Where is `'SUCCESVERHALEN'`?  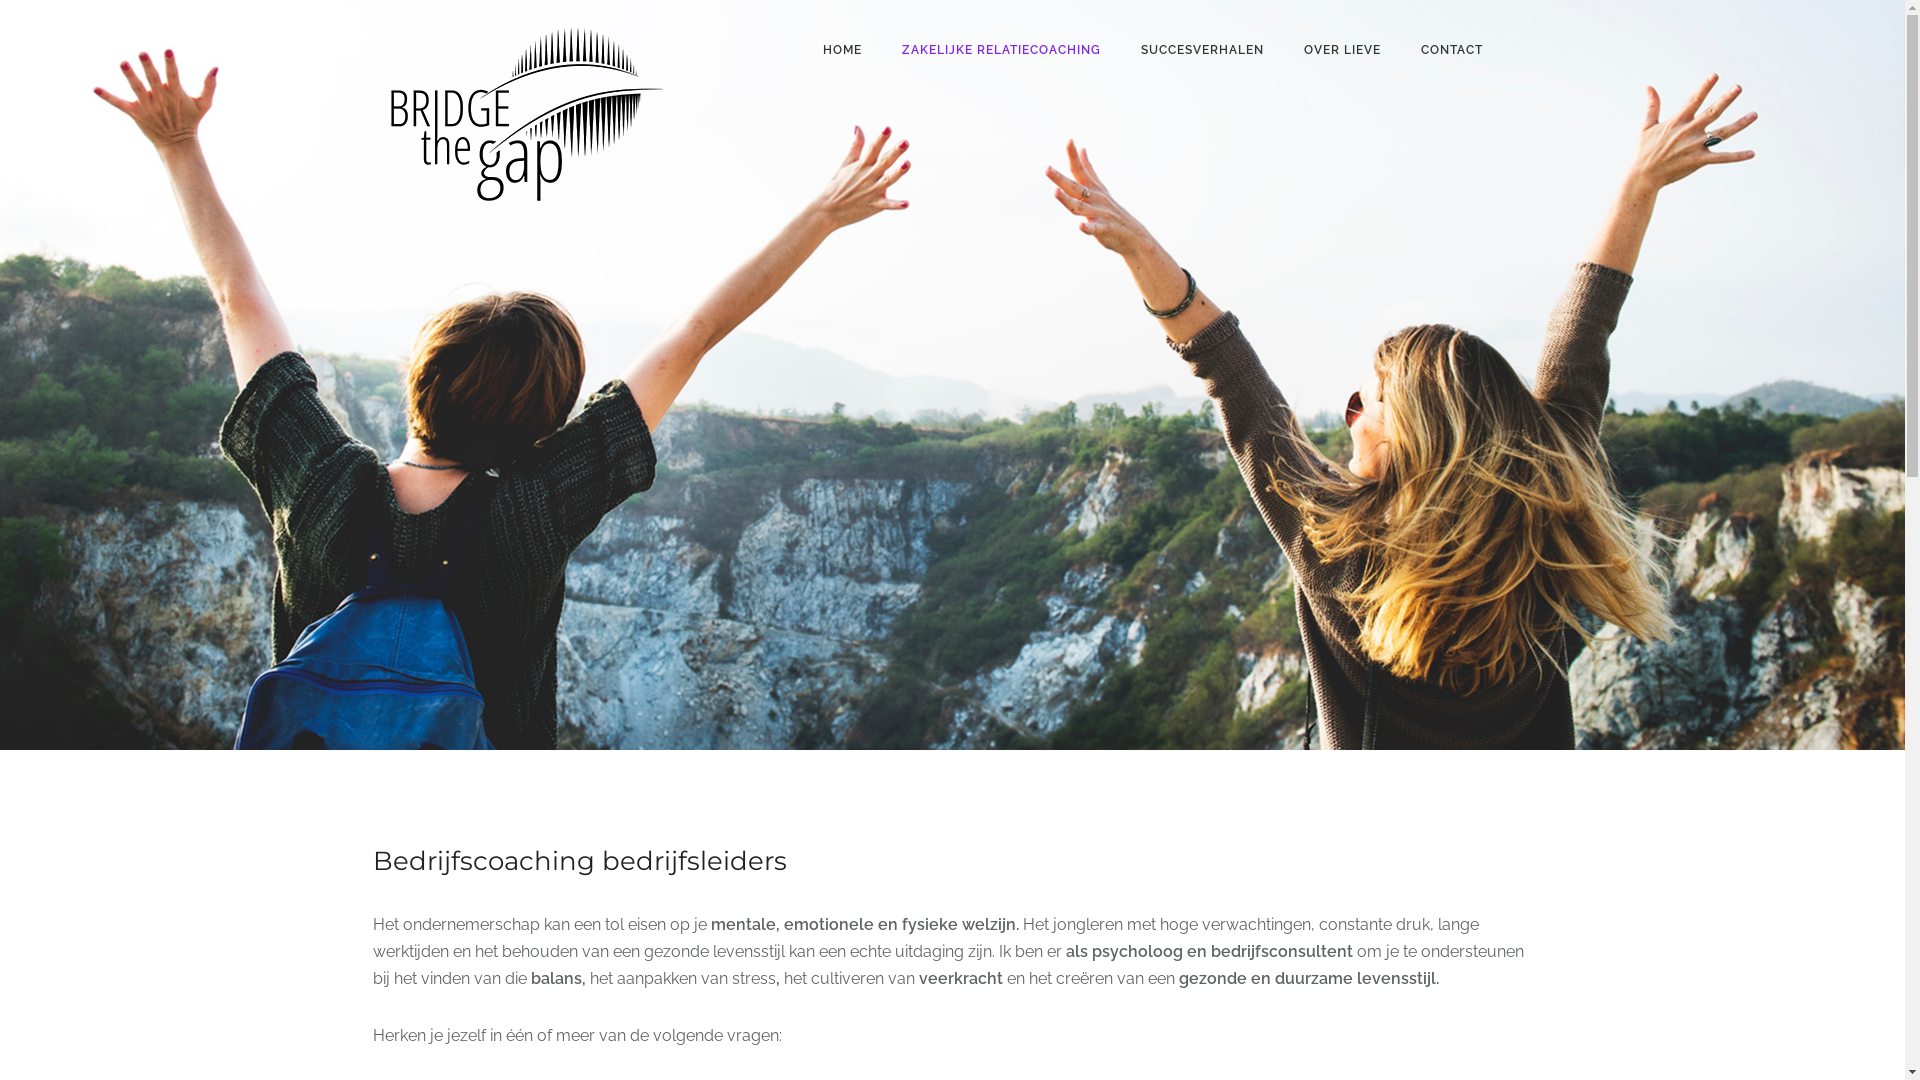 'SUCCESVERHALEN' is located at coordinates (1200, 49).